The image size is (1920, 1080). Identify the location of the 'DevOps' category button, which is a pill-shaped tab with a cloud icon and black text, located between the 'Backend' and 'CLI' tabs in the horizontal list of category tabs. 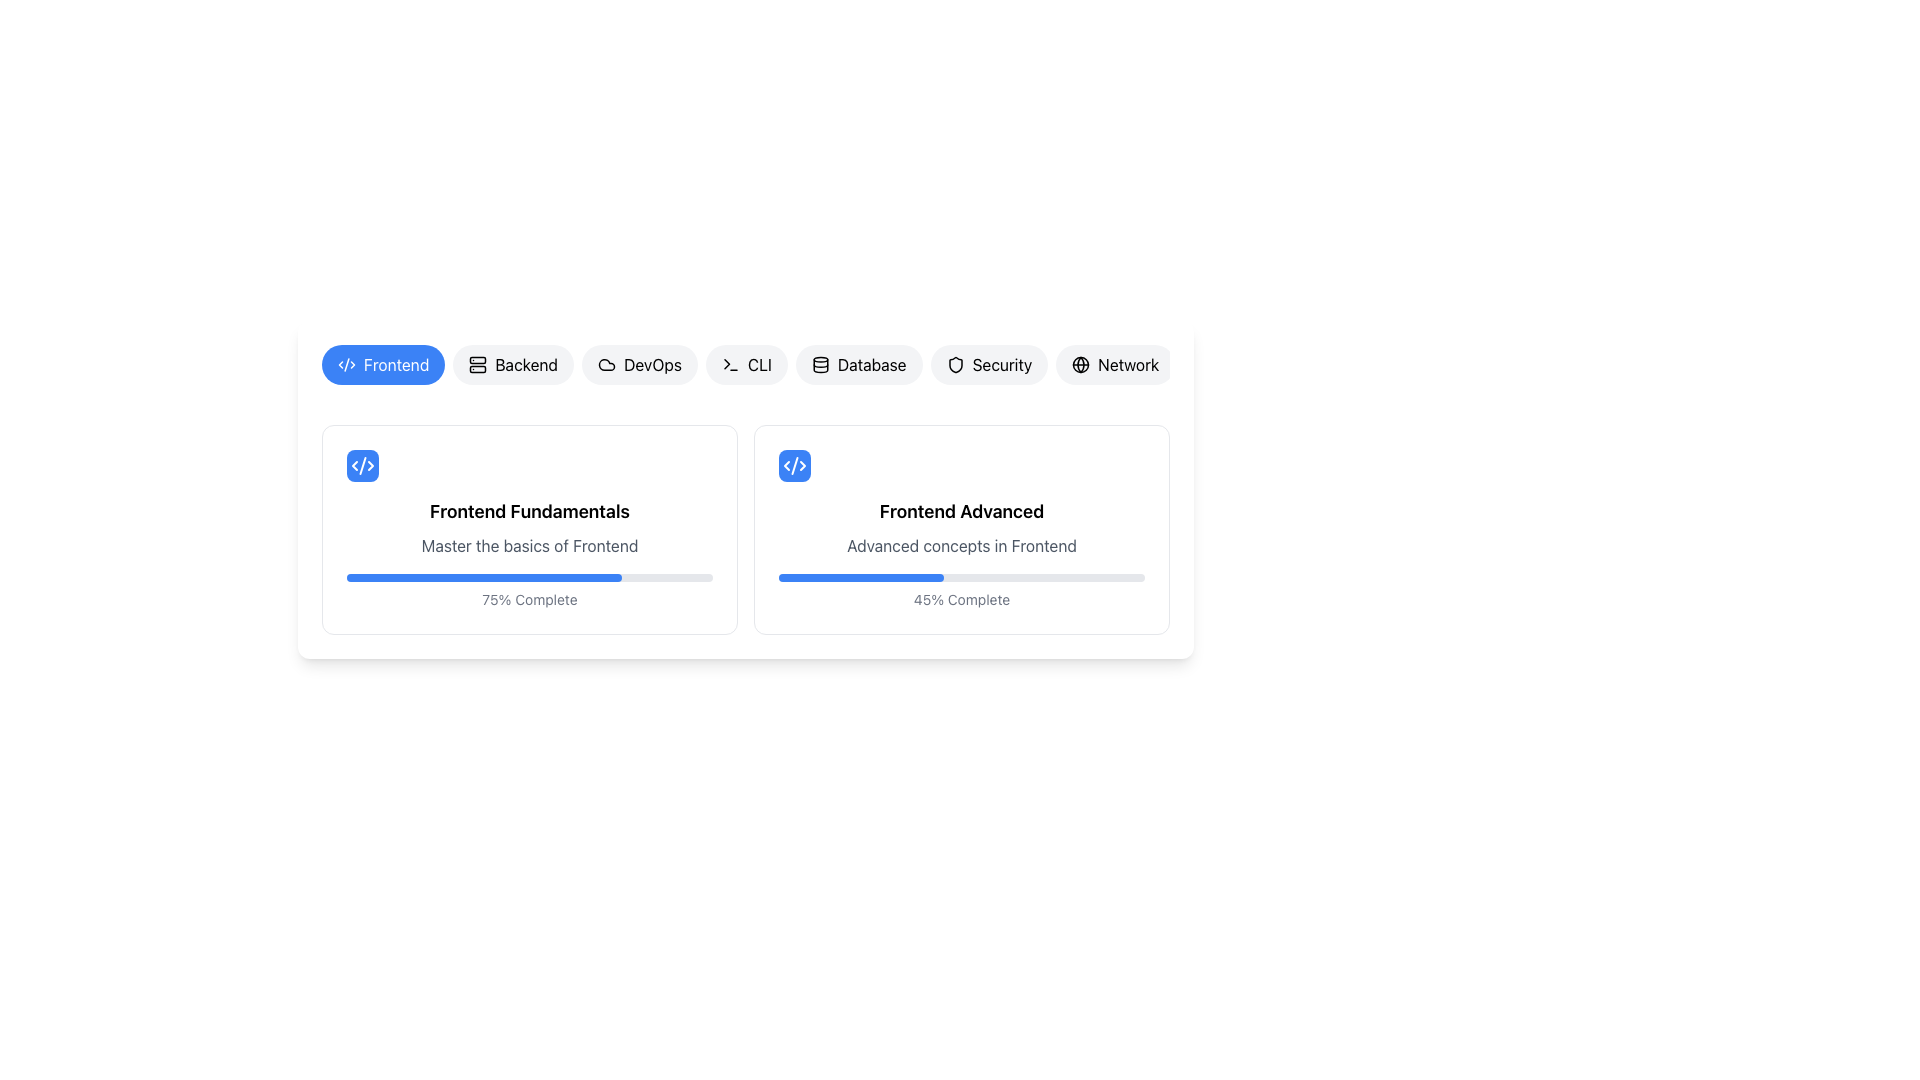
(638, 365).